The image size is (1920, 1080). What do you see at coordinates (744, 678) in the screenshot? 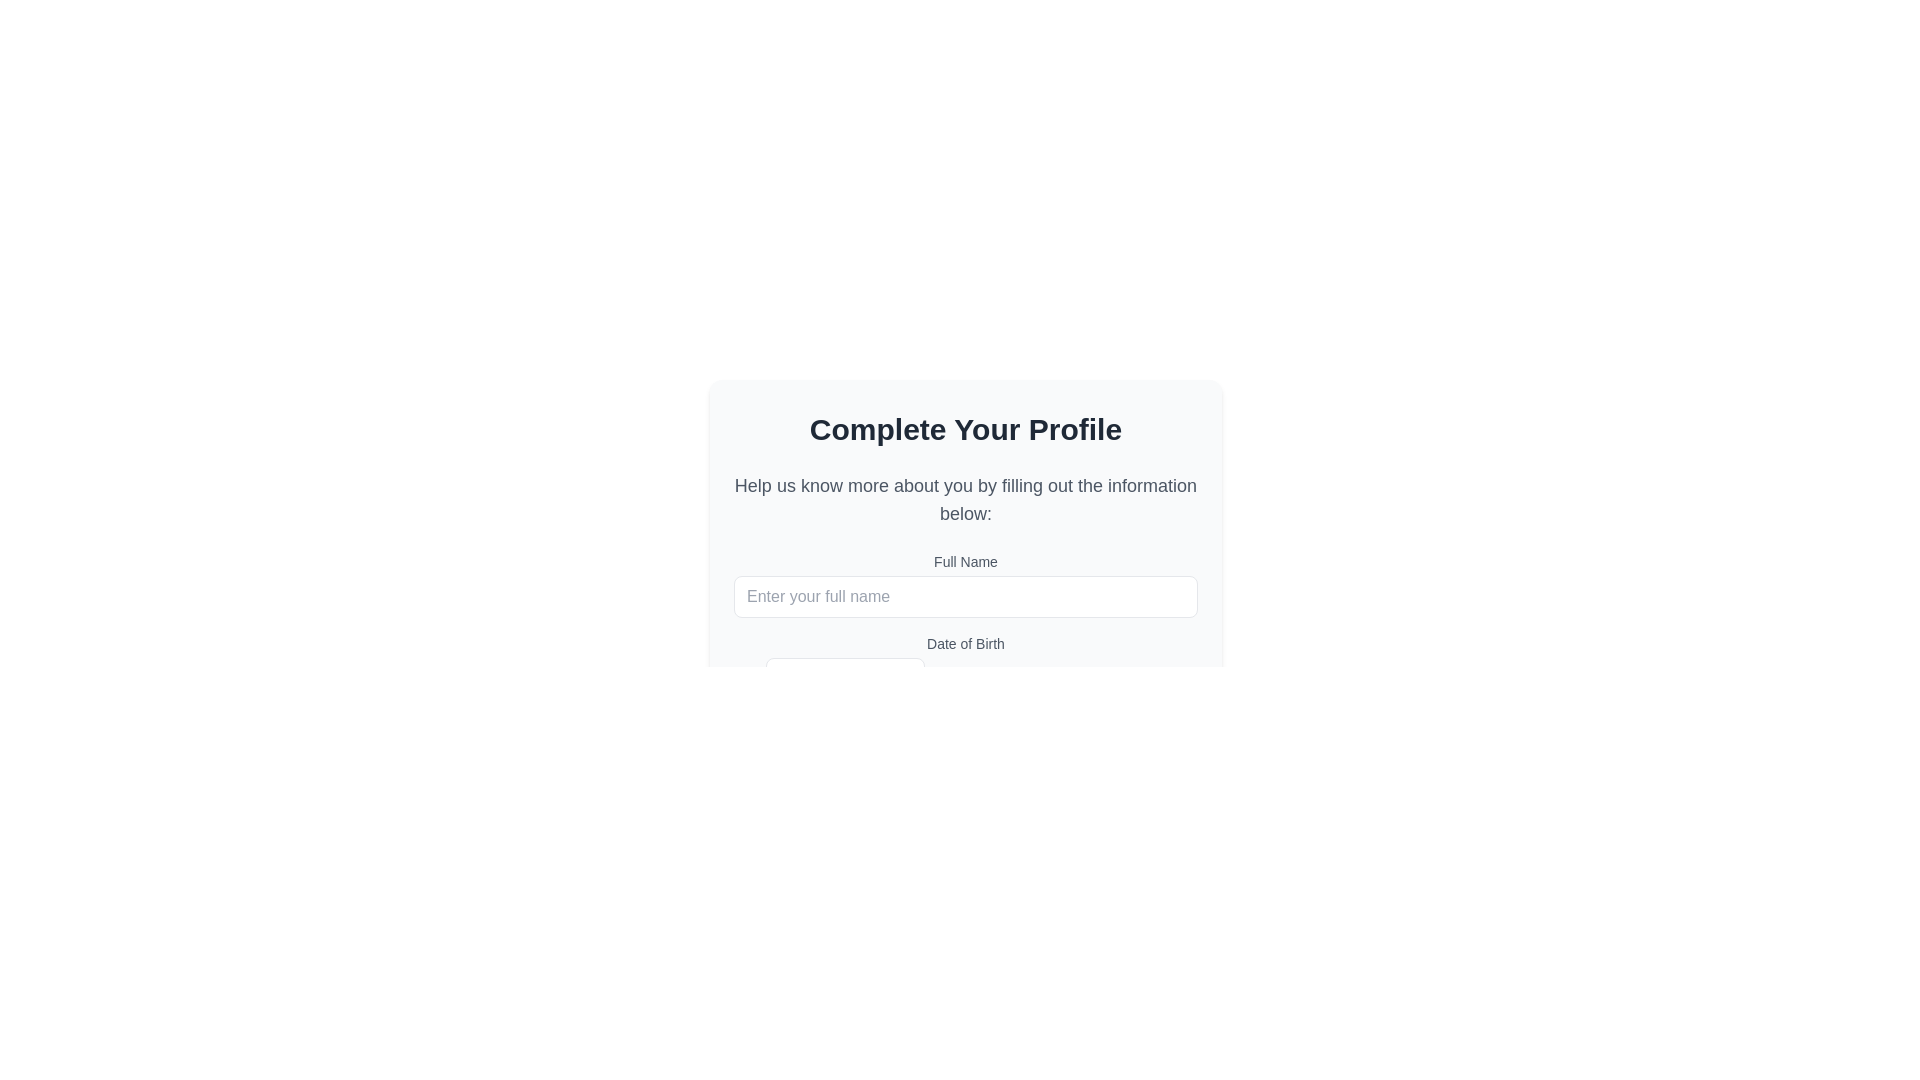
I see `the calendar icon located directly to the left of the 'Date of Birth' input field for information regarding date selection` at bounding box center [744, 678].